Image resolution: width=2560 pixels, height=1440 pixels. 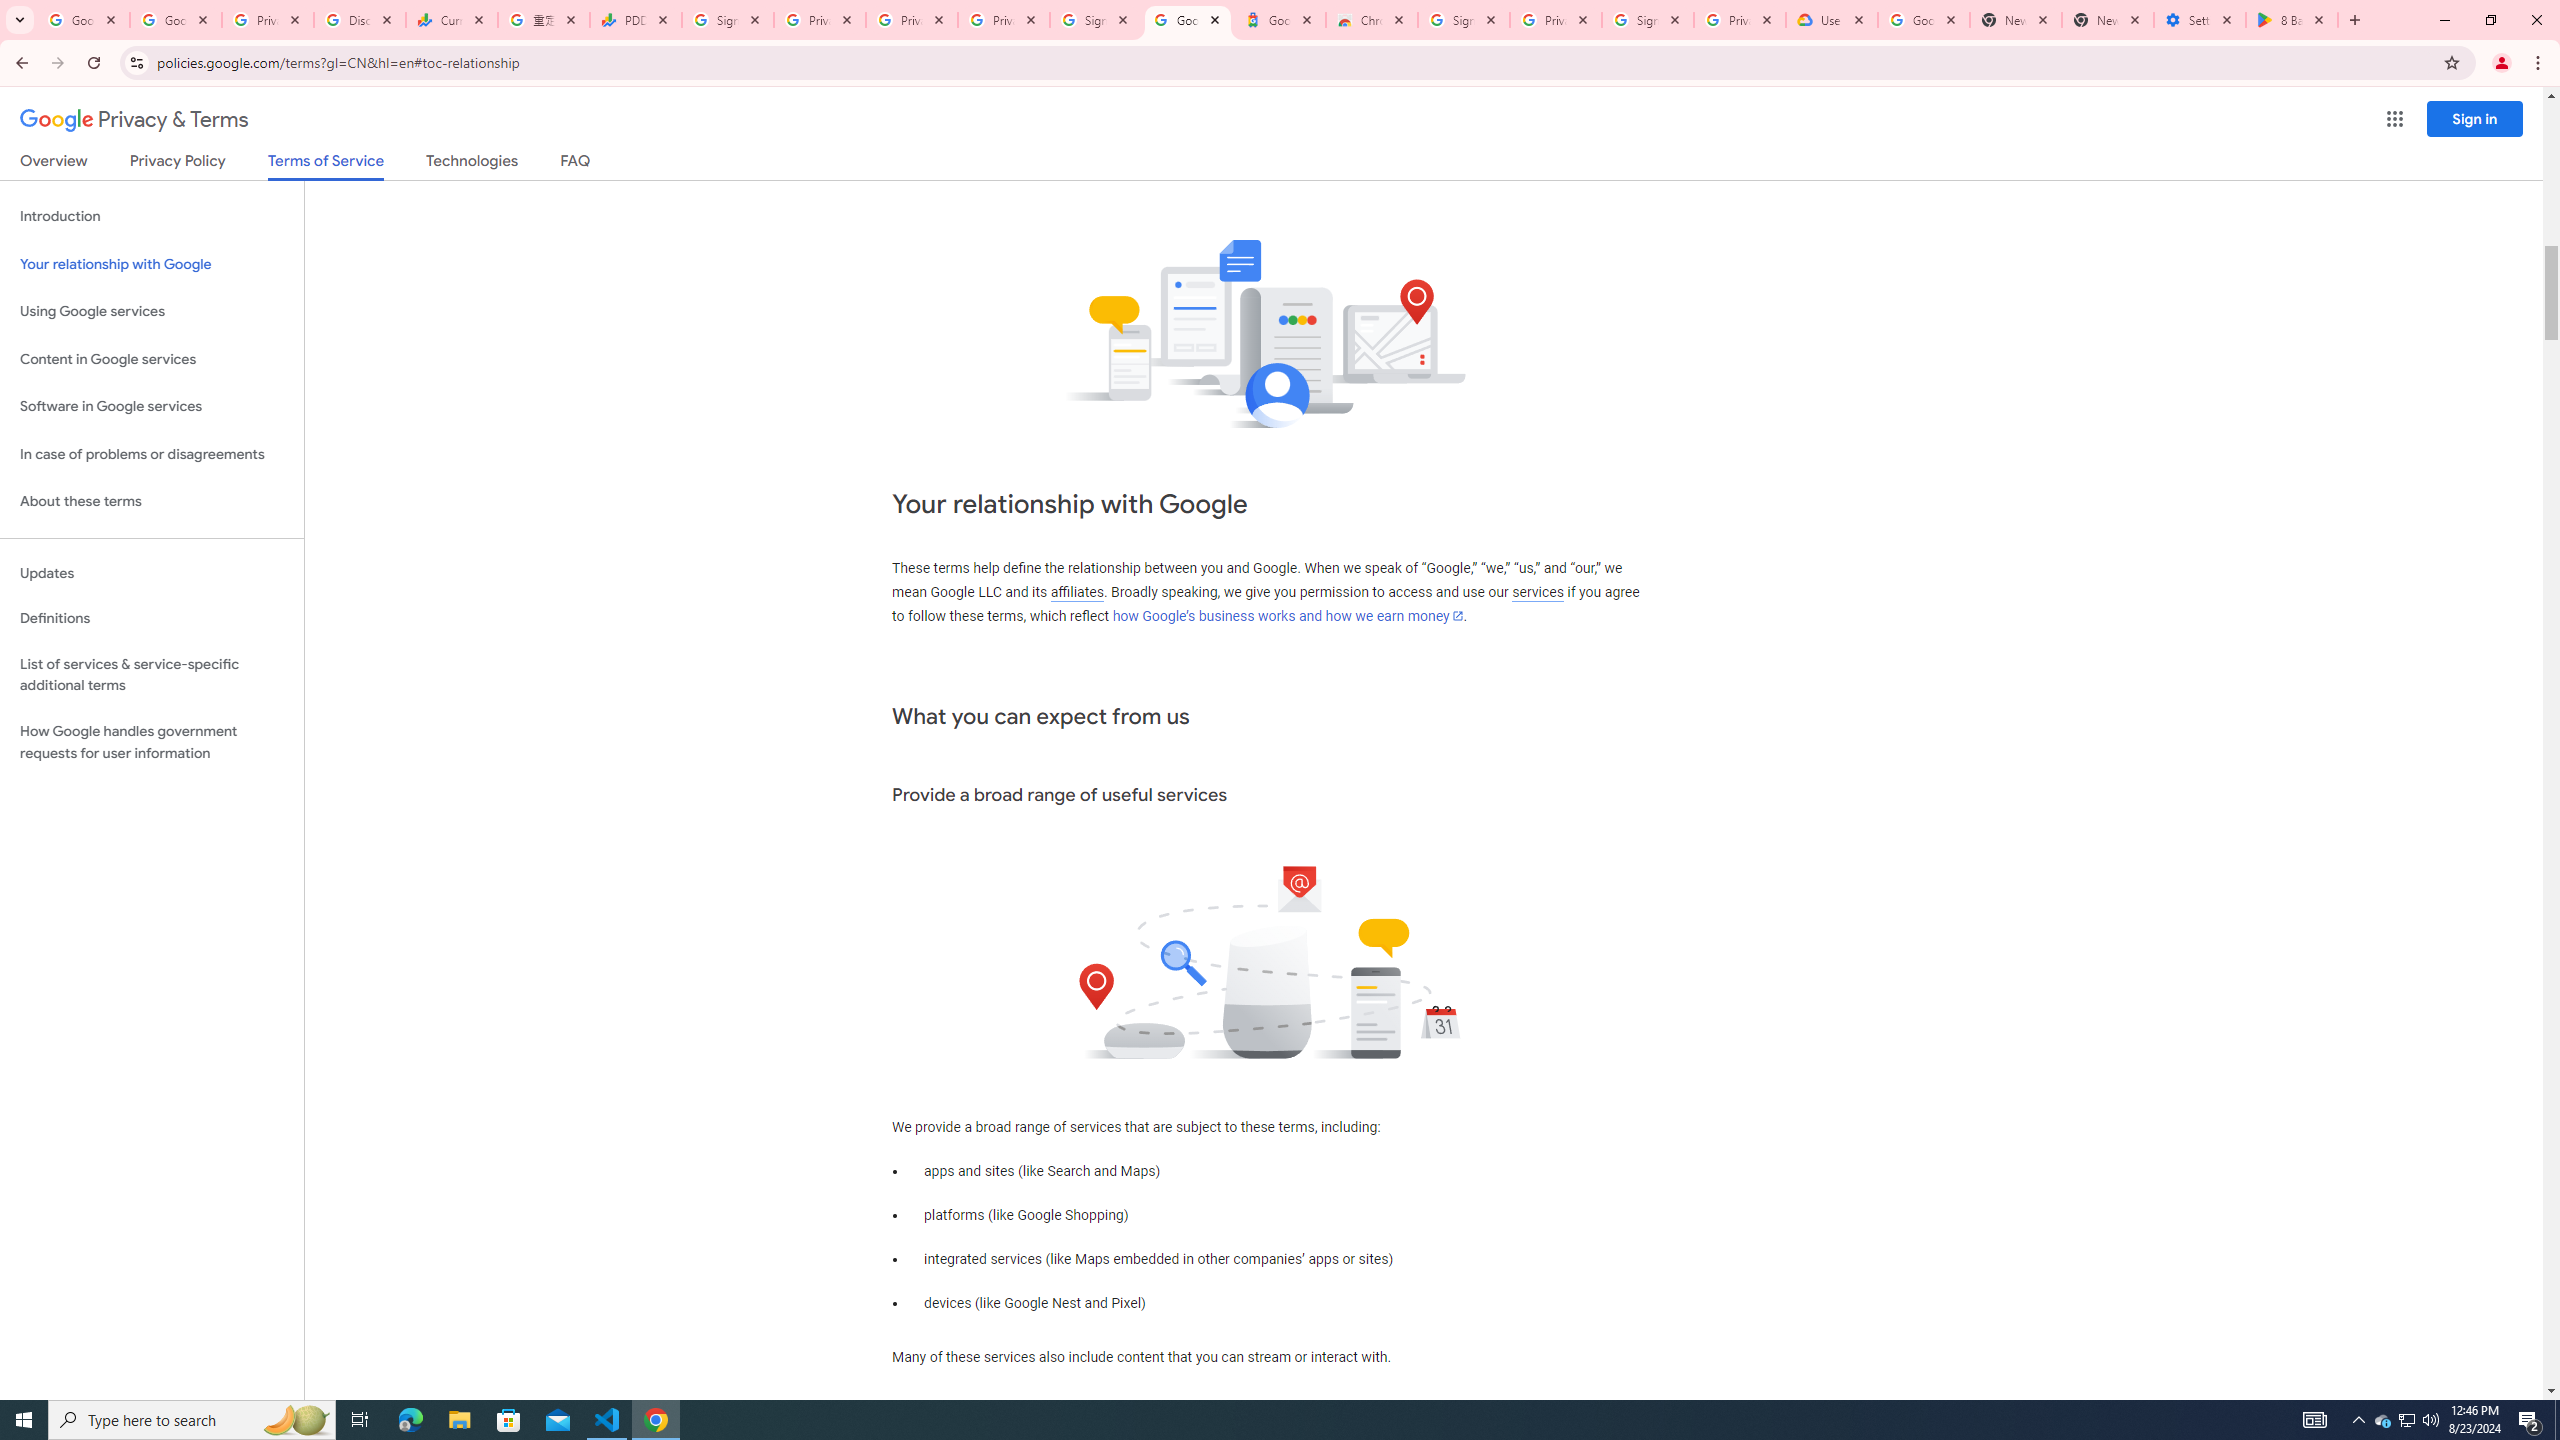 What do you see at coordinates (151, 674) in the screenshot?
I see `'List of services & service-specific additional terms'` at bounding box center [151, 674].